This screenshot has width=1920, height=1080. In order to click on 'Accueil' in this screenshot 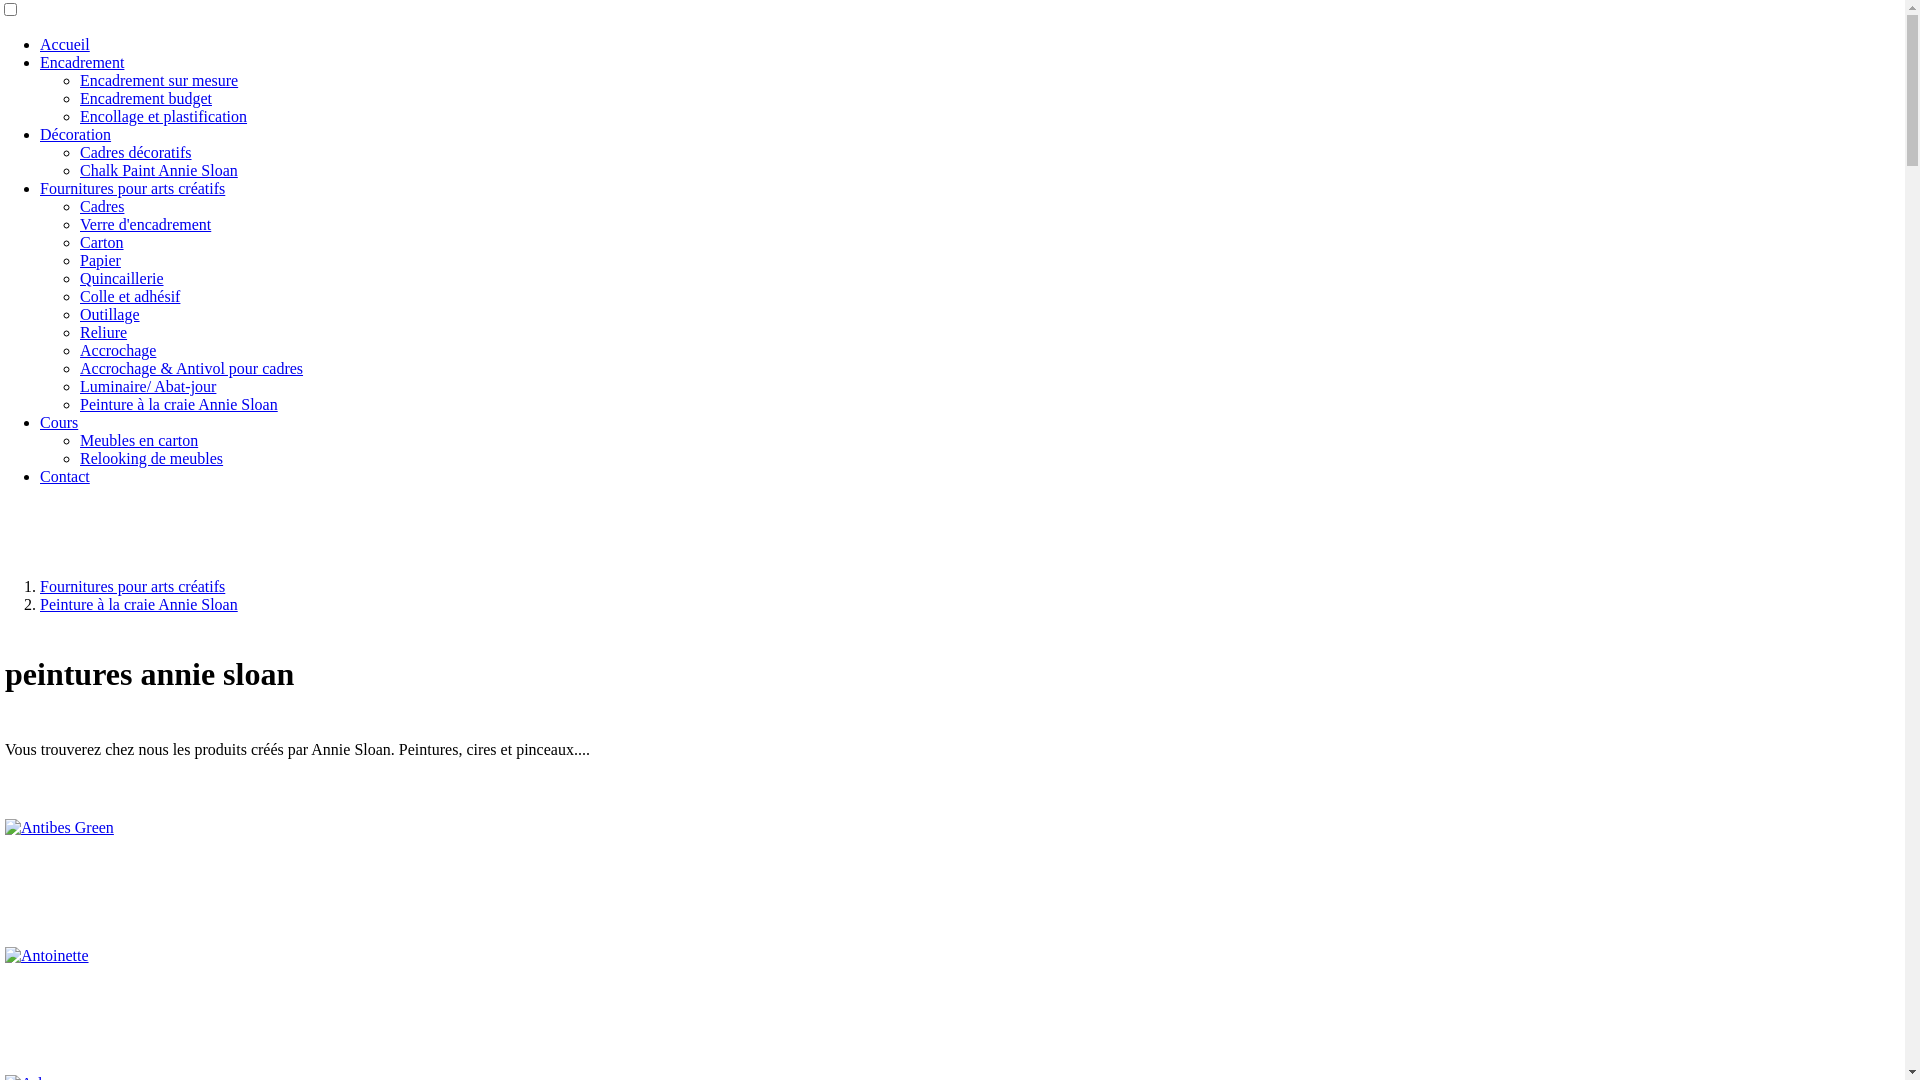, I will do `click(39, 44)`.